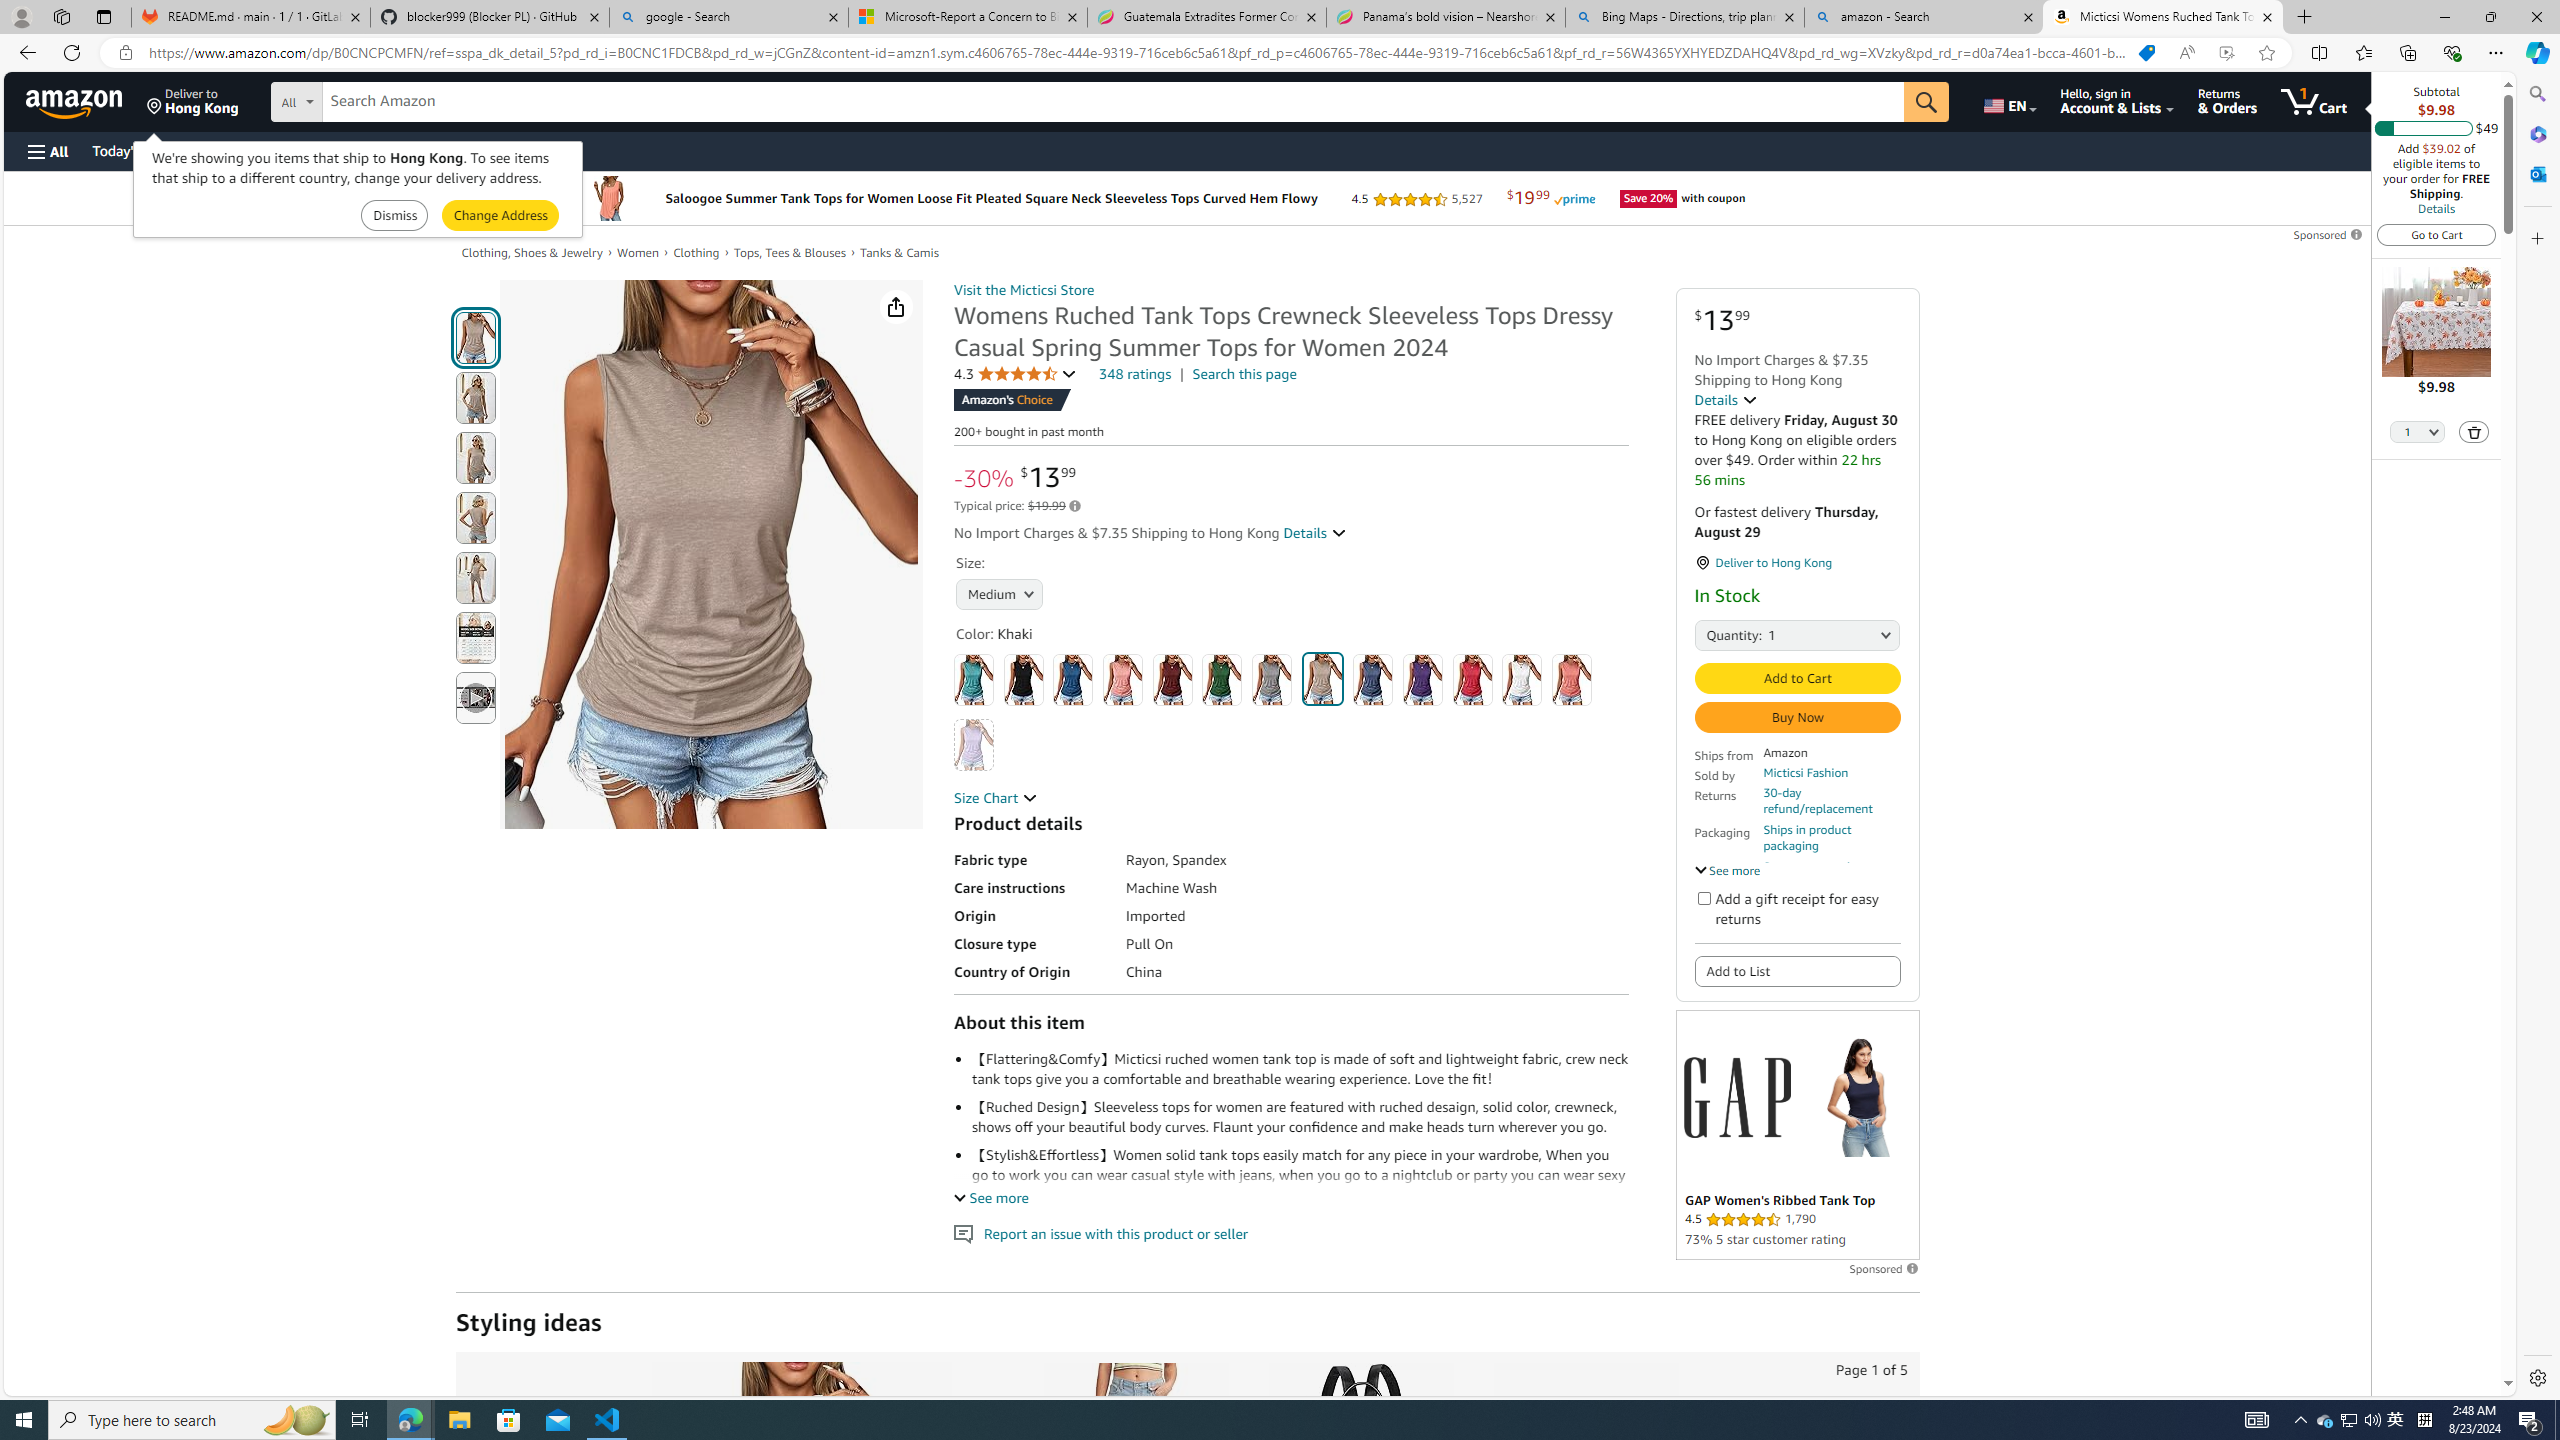  Describe the element at coordinates (898, 252) in the screenshot. I see `'Tanks & Camis'` at that location.